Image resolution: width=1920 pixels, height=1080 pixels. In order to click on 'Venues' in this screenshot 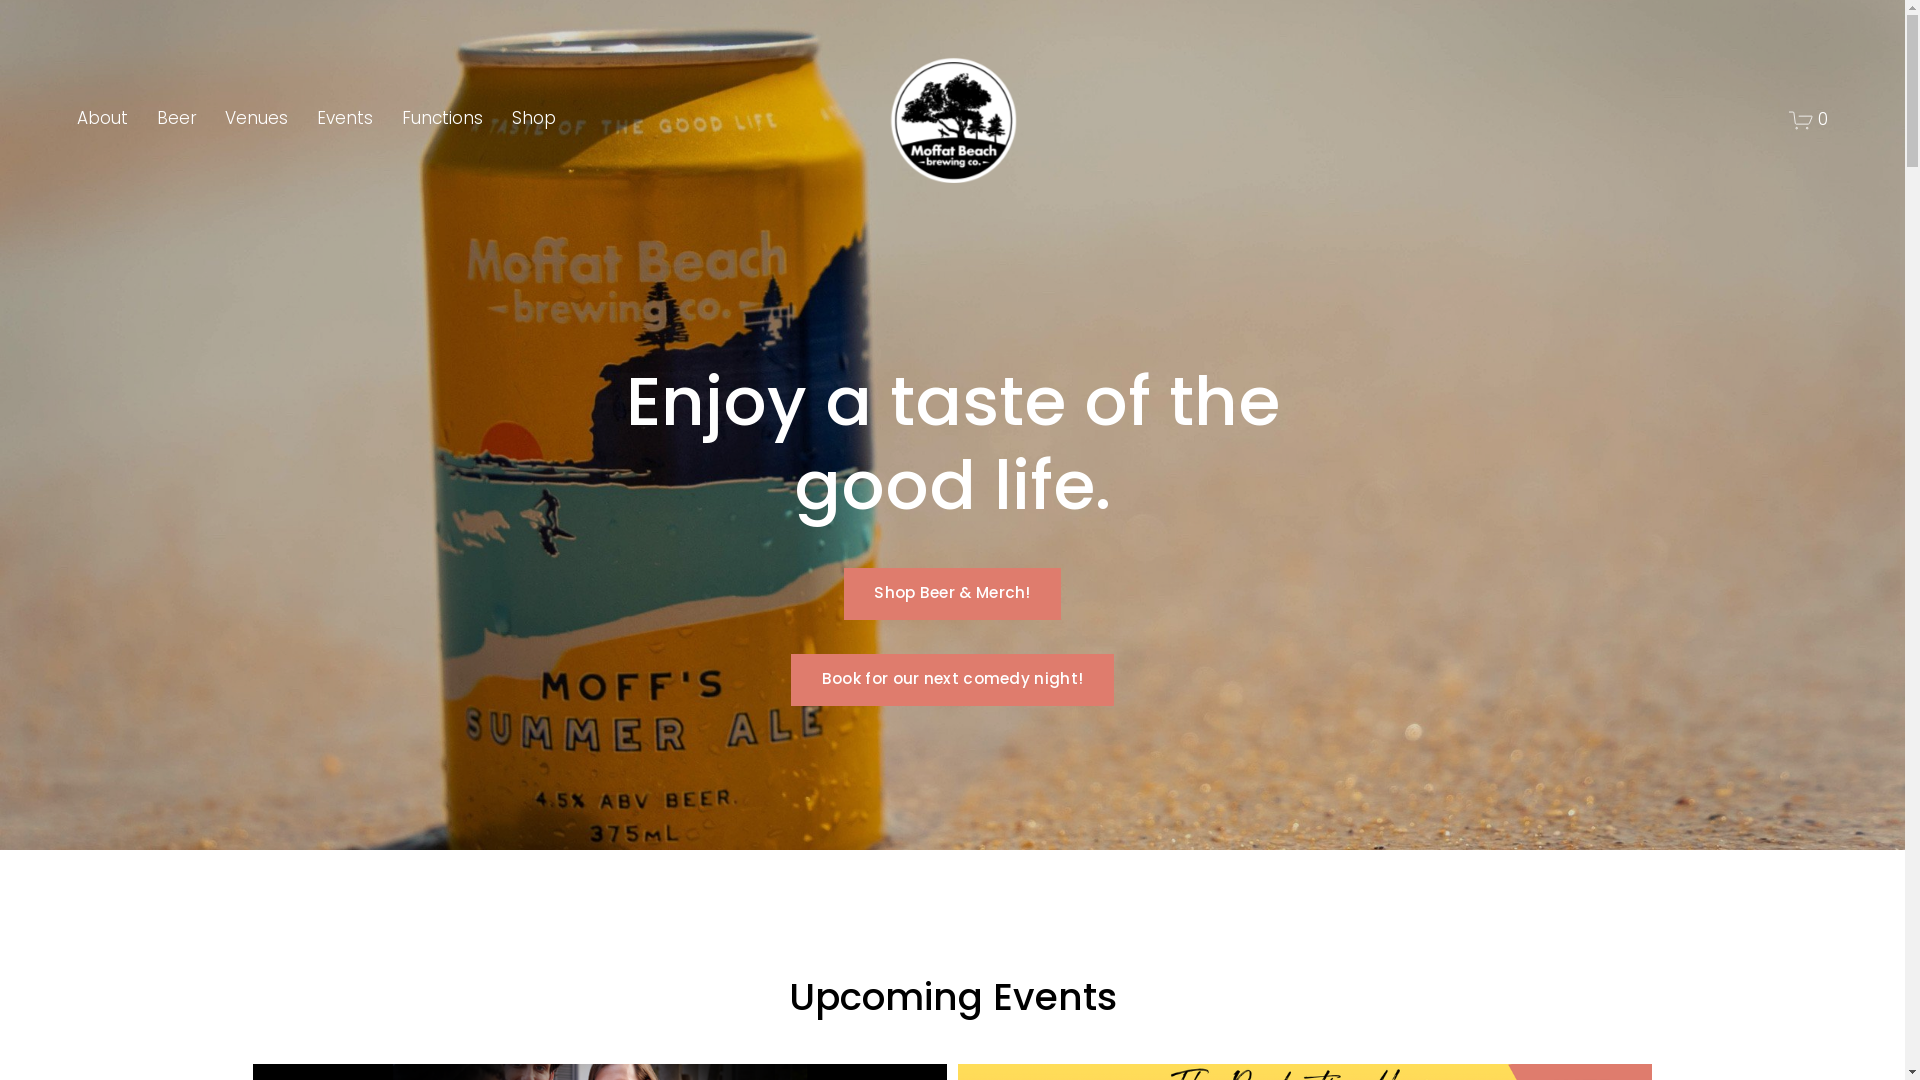, I will do `click(255, 119)`.